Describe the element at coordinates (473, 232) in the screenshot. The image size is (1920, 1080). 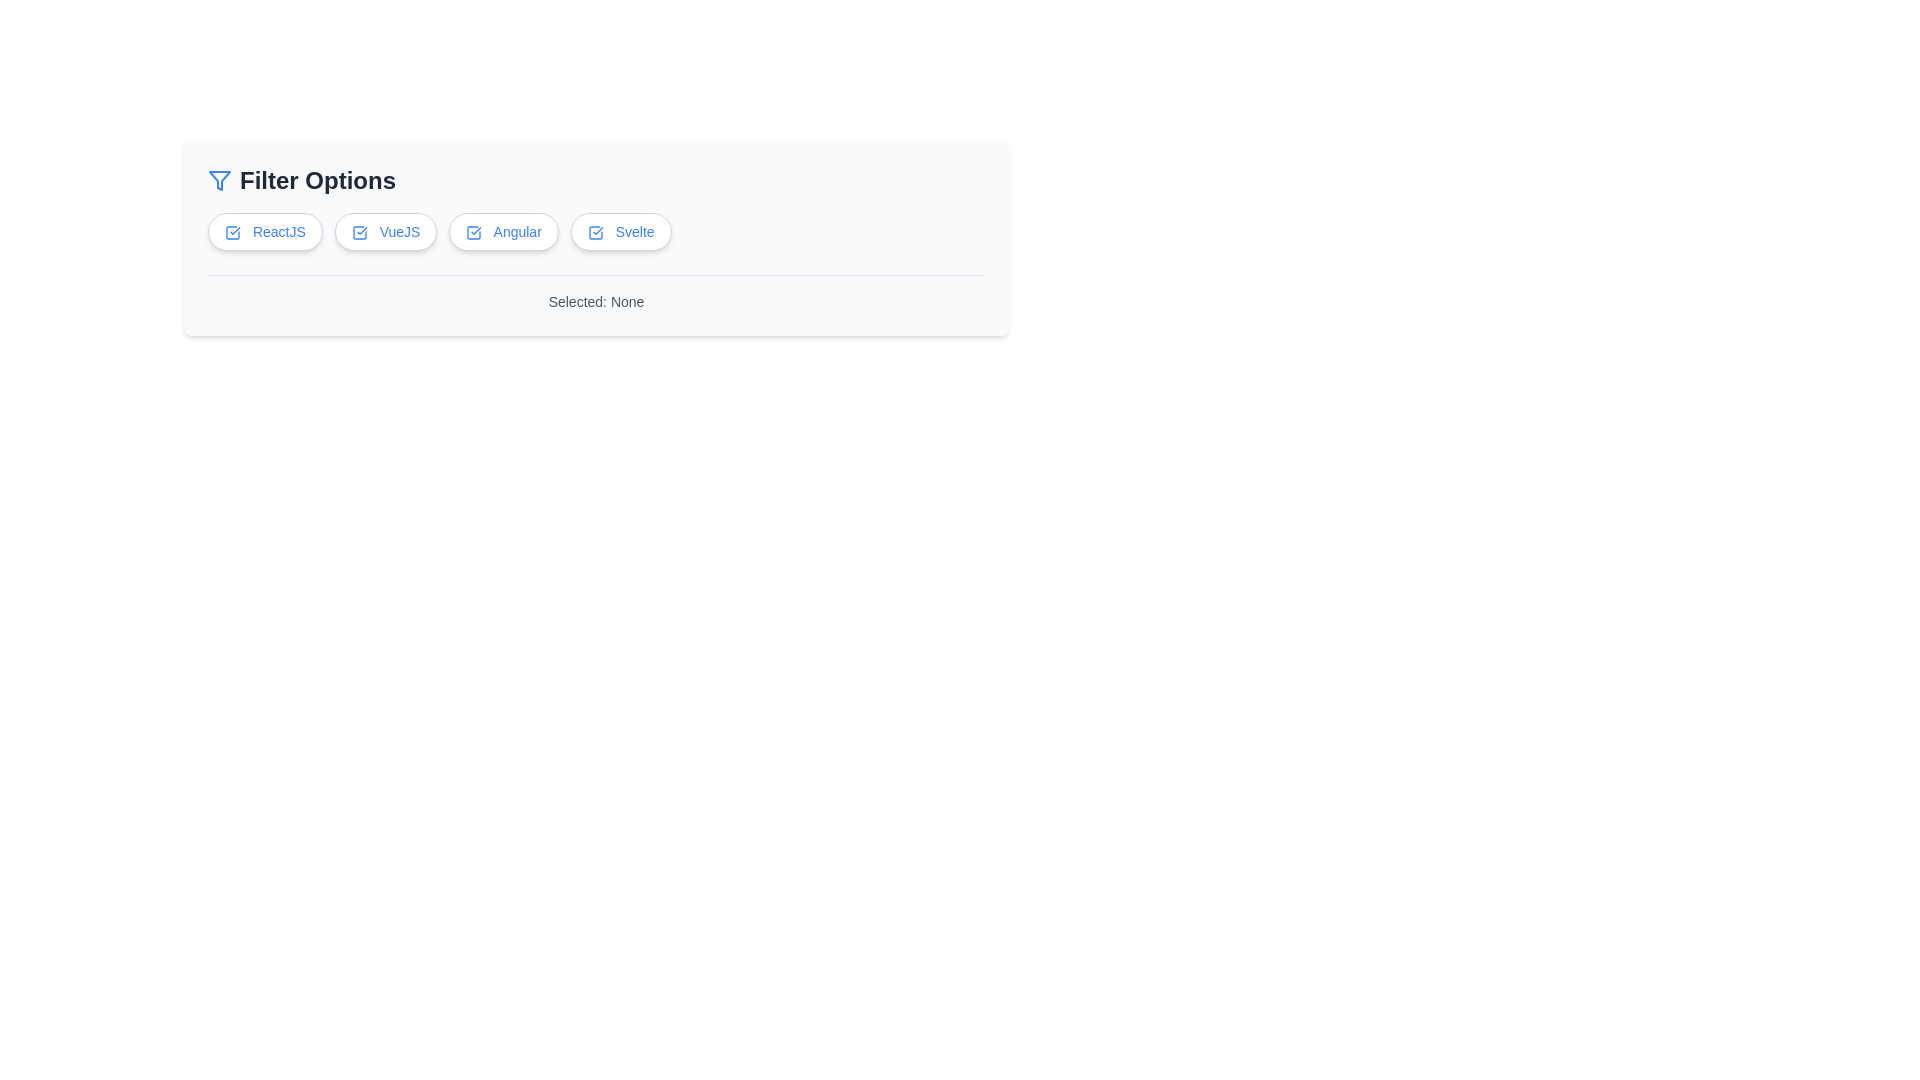
I see `the decorative graphic element indicating that the 'Angular' filter option is currently selected, located in the SVG icon of the third button from the left in the horizontal list of filter options` at that location.